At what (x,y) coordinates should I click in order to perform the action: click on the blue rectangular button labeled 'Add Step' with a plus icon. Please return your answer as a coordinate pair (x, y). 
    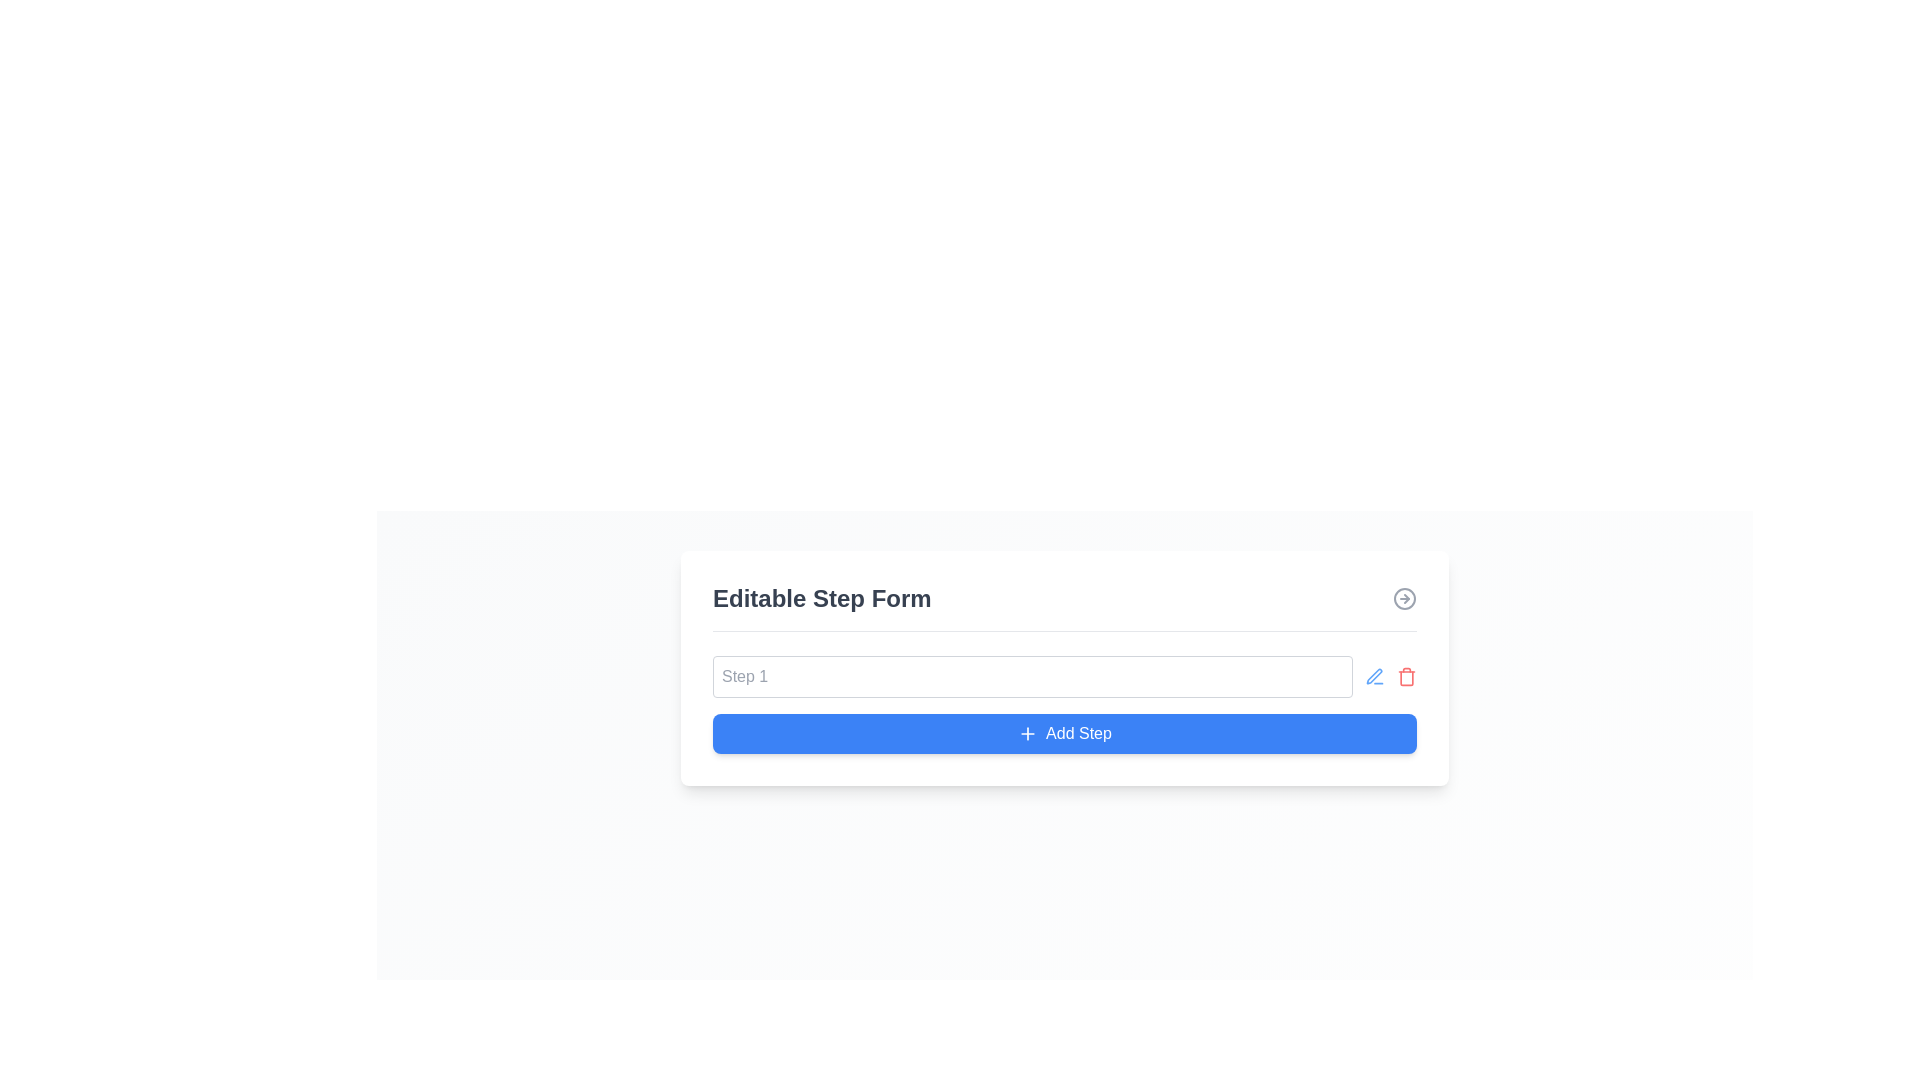
    Looking at the image, I should click on (1064, 704).